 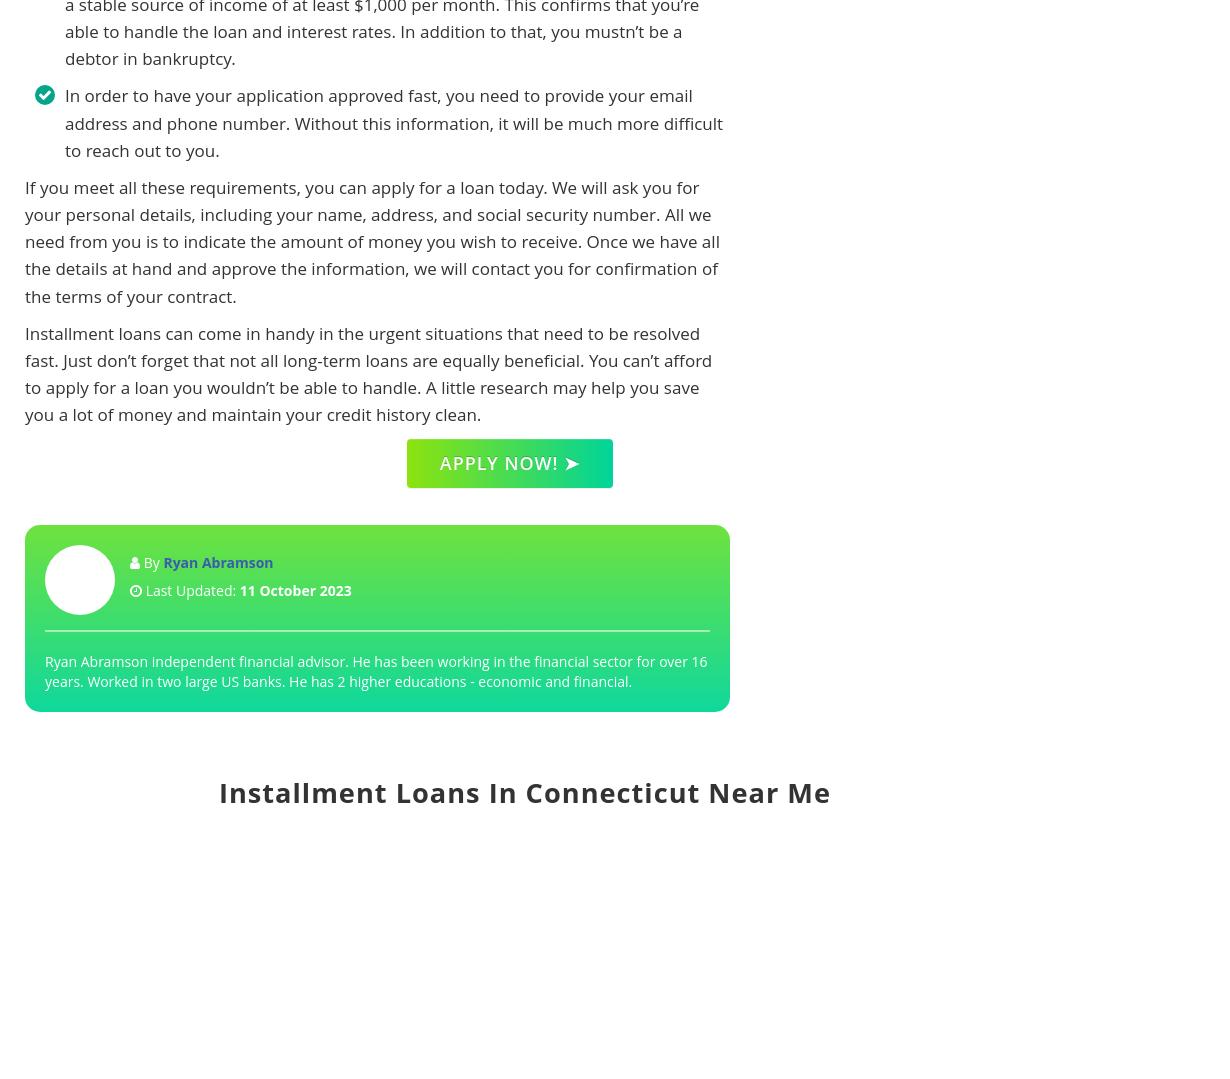 I want to click on 'Last Updated:', so click(x=190, y=590).